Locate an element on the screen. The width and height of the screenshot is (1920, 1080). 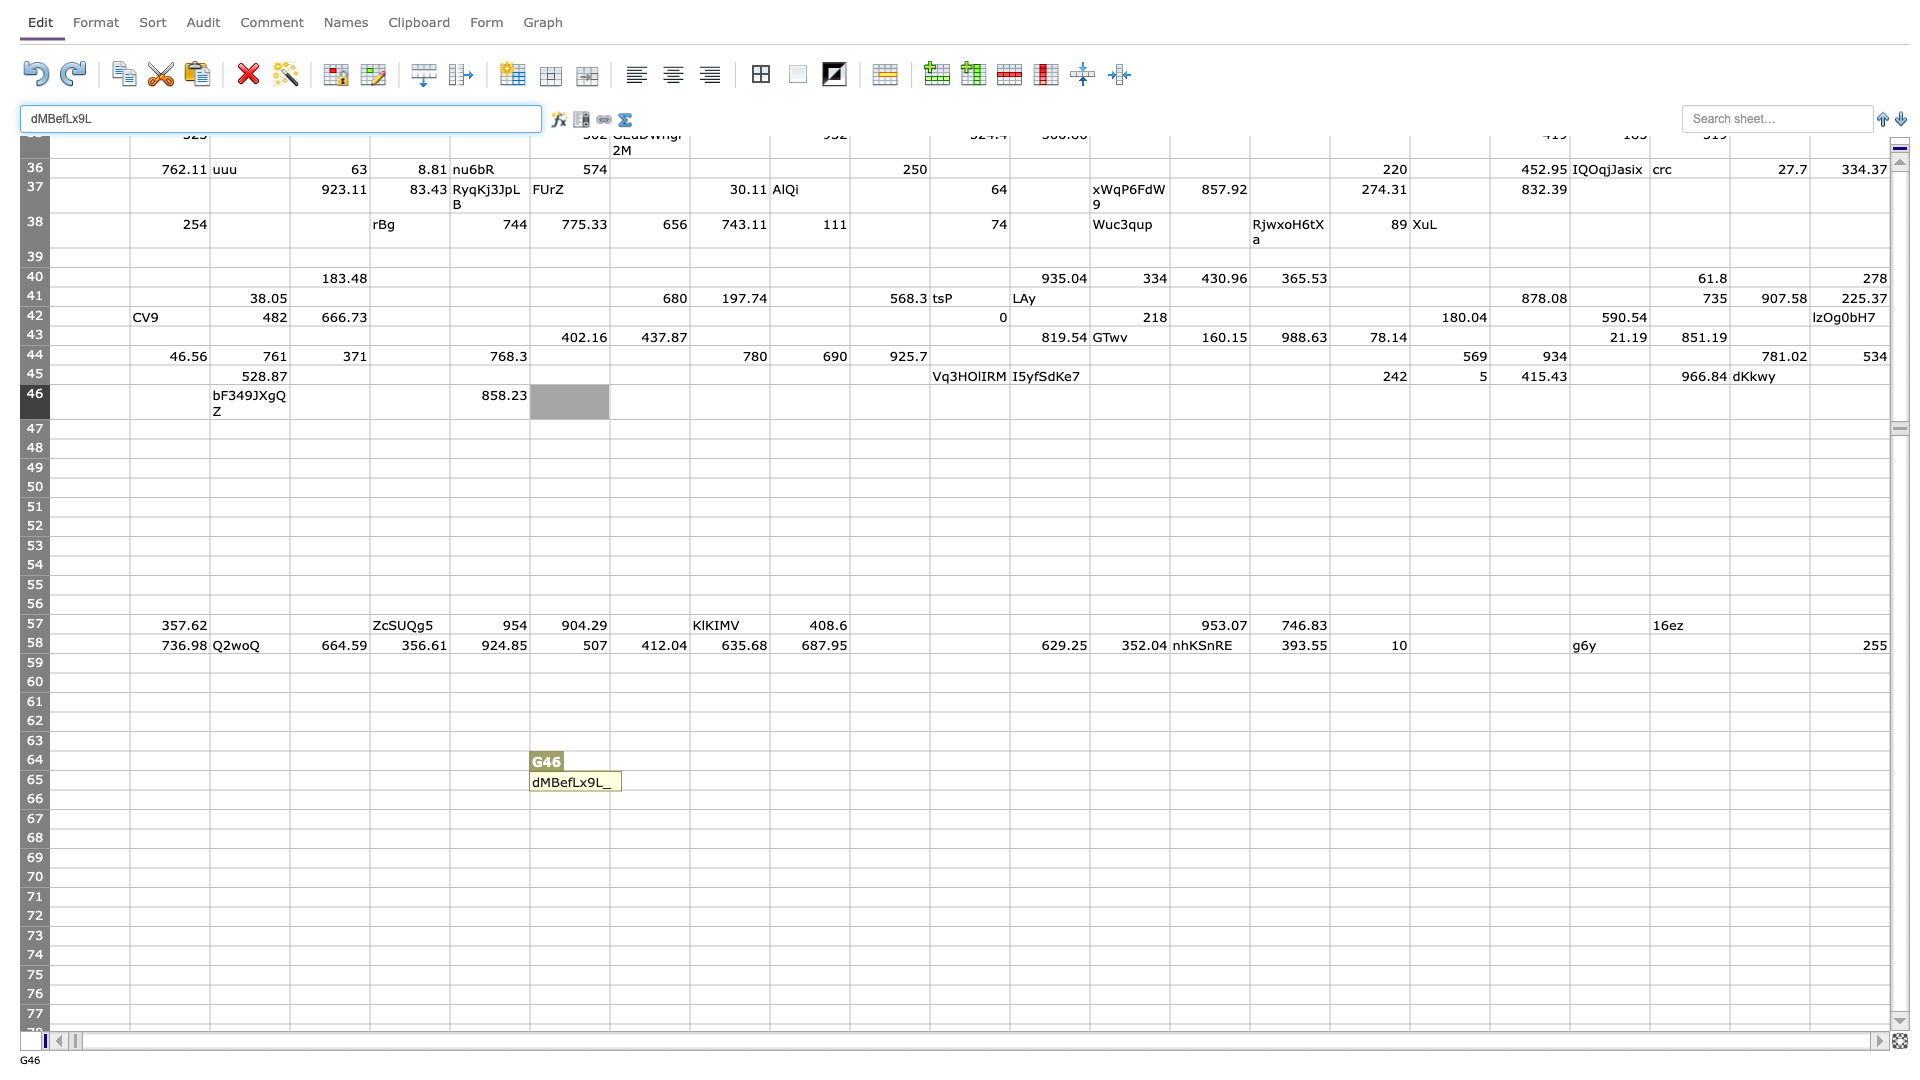
Southeast corner of cell I66 is located at coordinates (768, 808).